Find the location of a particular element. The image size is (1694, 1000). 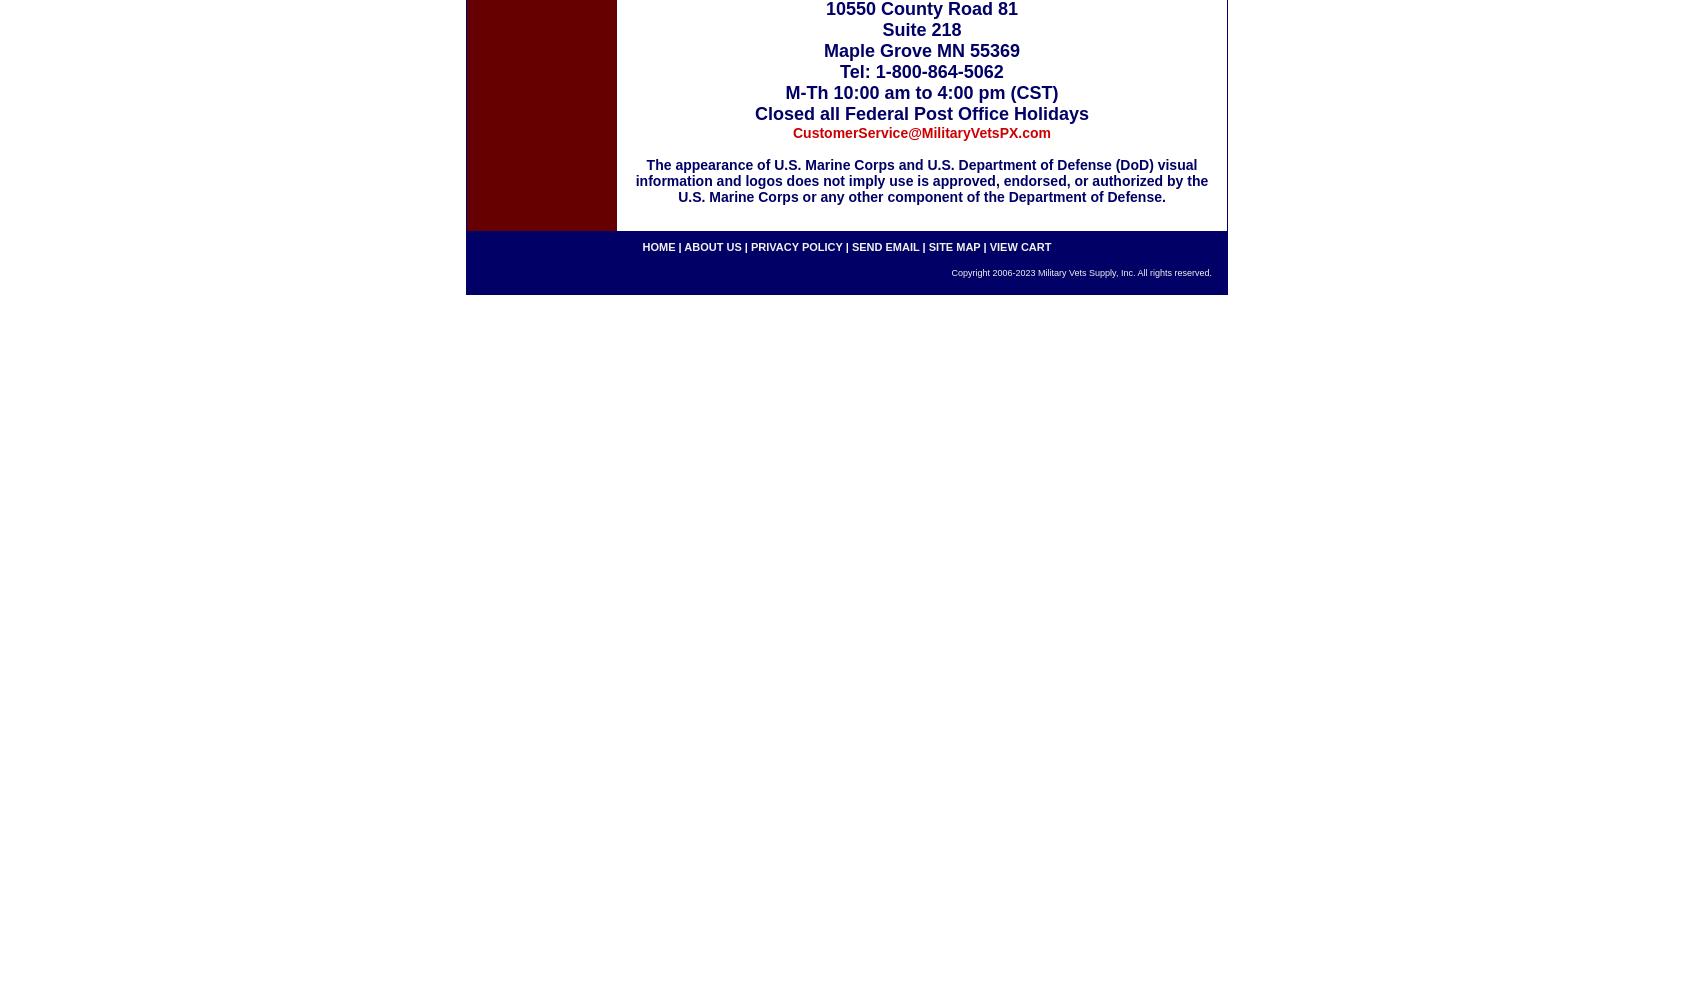

'site map' is located at coordinates (954, 246).